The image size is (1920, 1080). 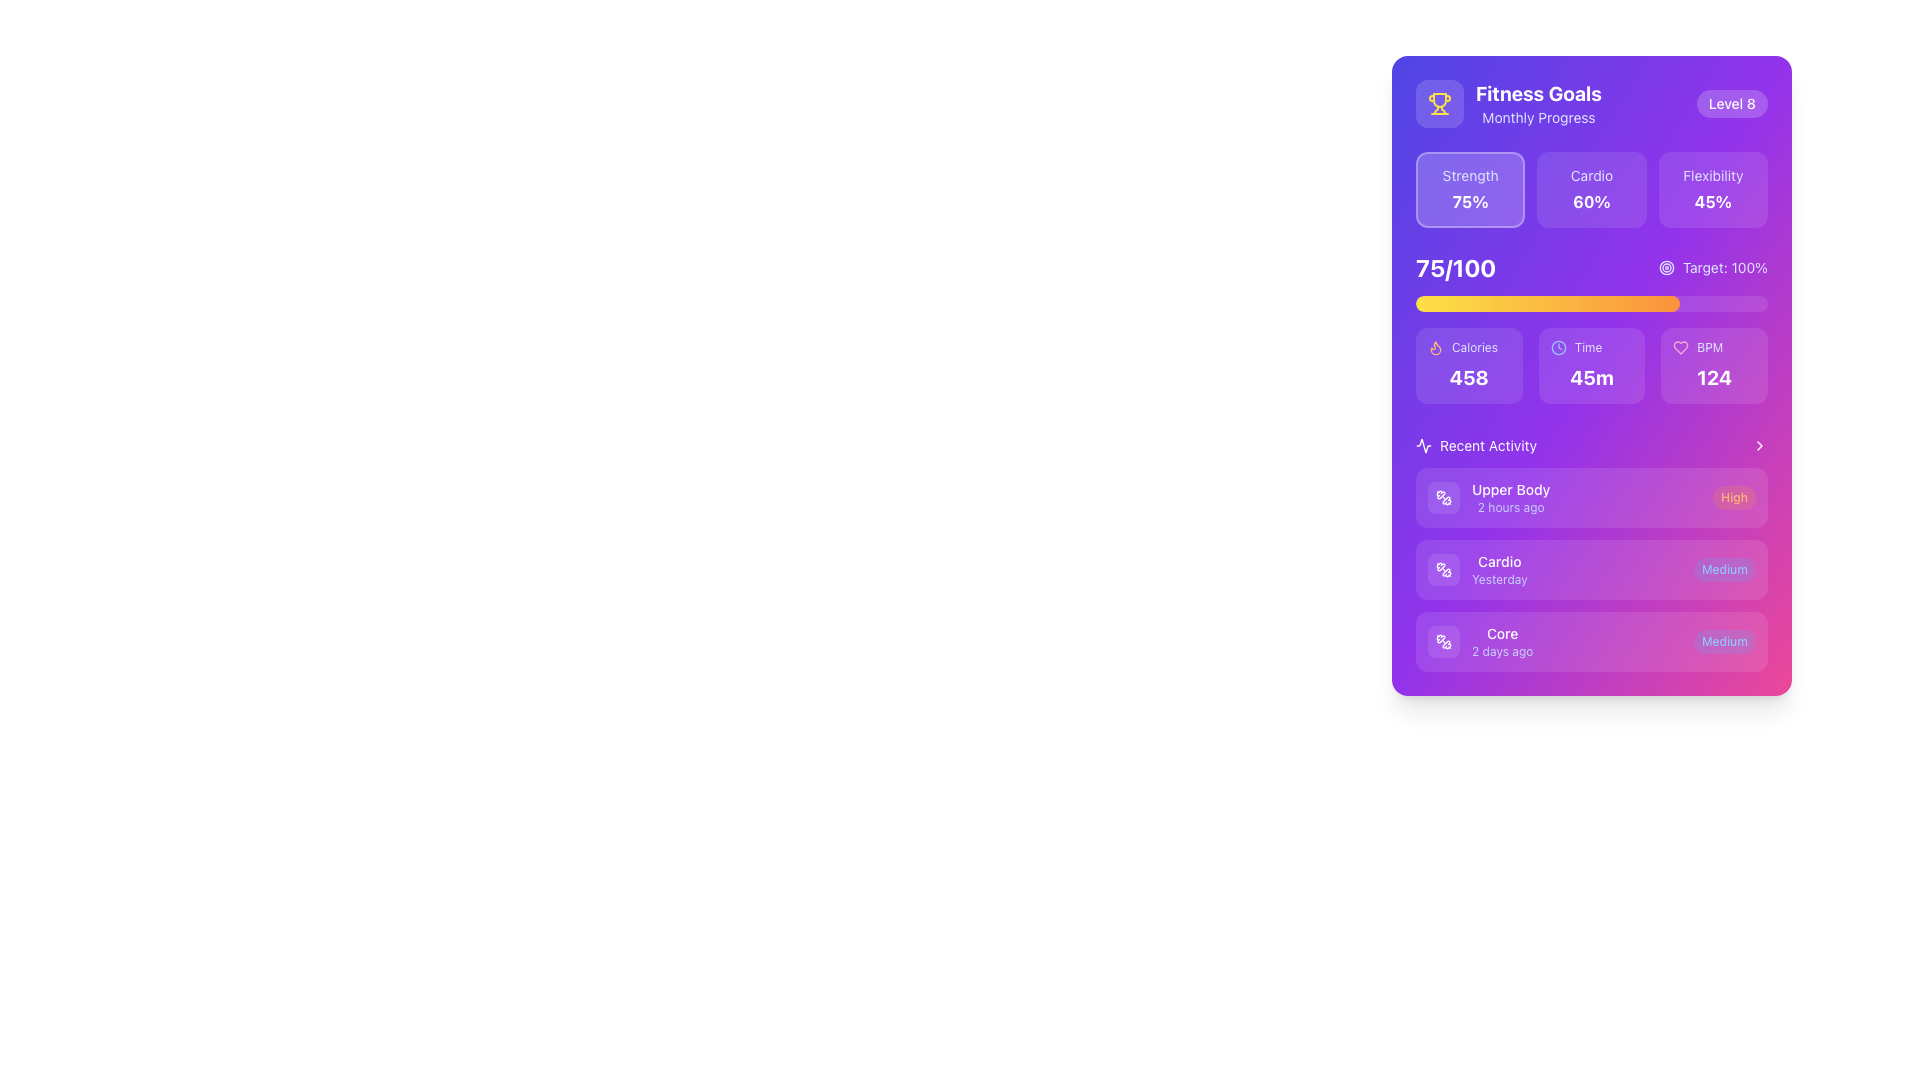 What do you see at coordinates (1591, 175) in the screenshot?
I see `the label indicating the performance metric category located in the top-right segment of the interface, which displays '60%'` at bounding box center [1591, 175].